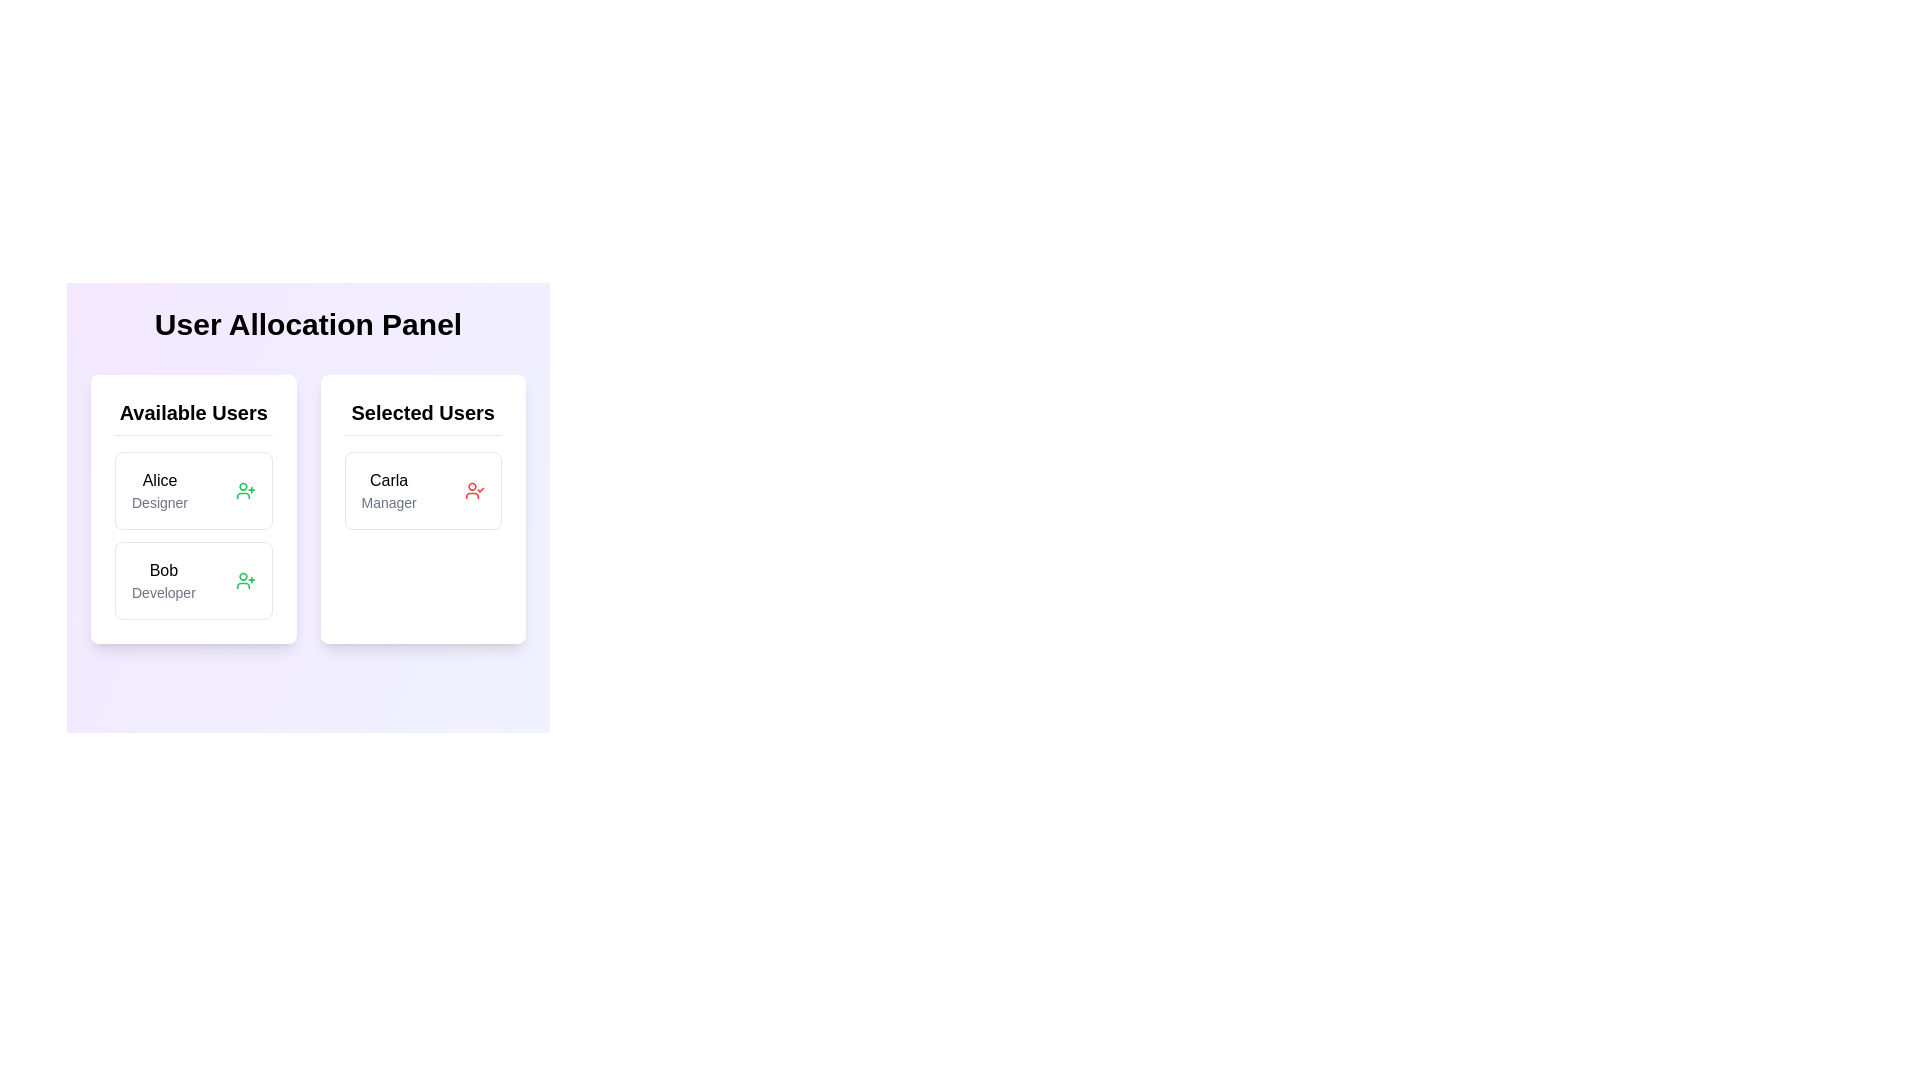 The width and height of the screenshot is (1920, 1080). Describe the element at coordinates (193, 581) in the screenshot. I see `the user card representing 'Bob', the Developer, located in the 'Available Users' column of the 'User Allocation Panel'` at that location.